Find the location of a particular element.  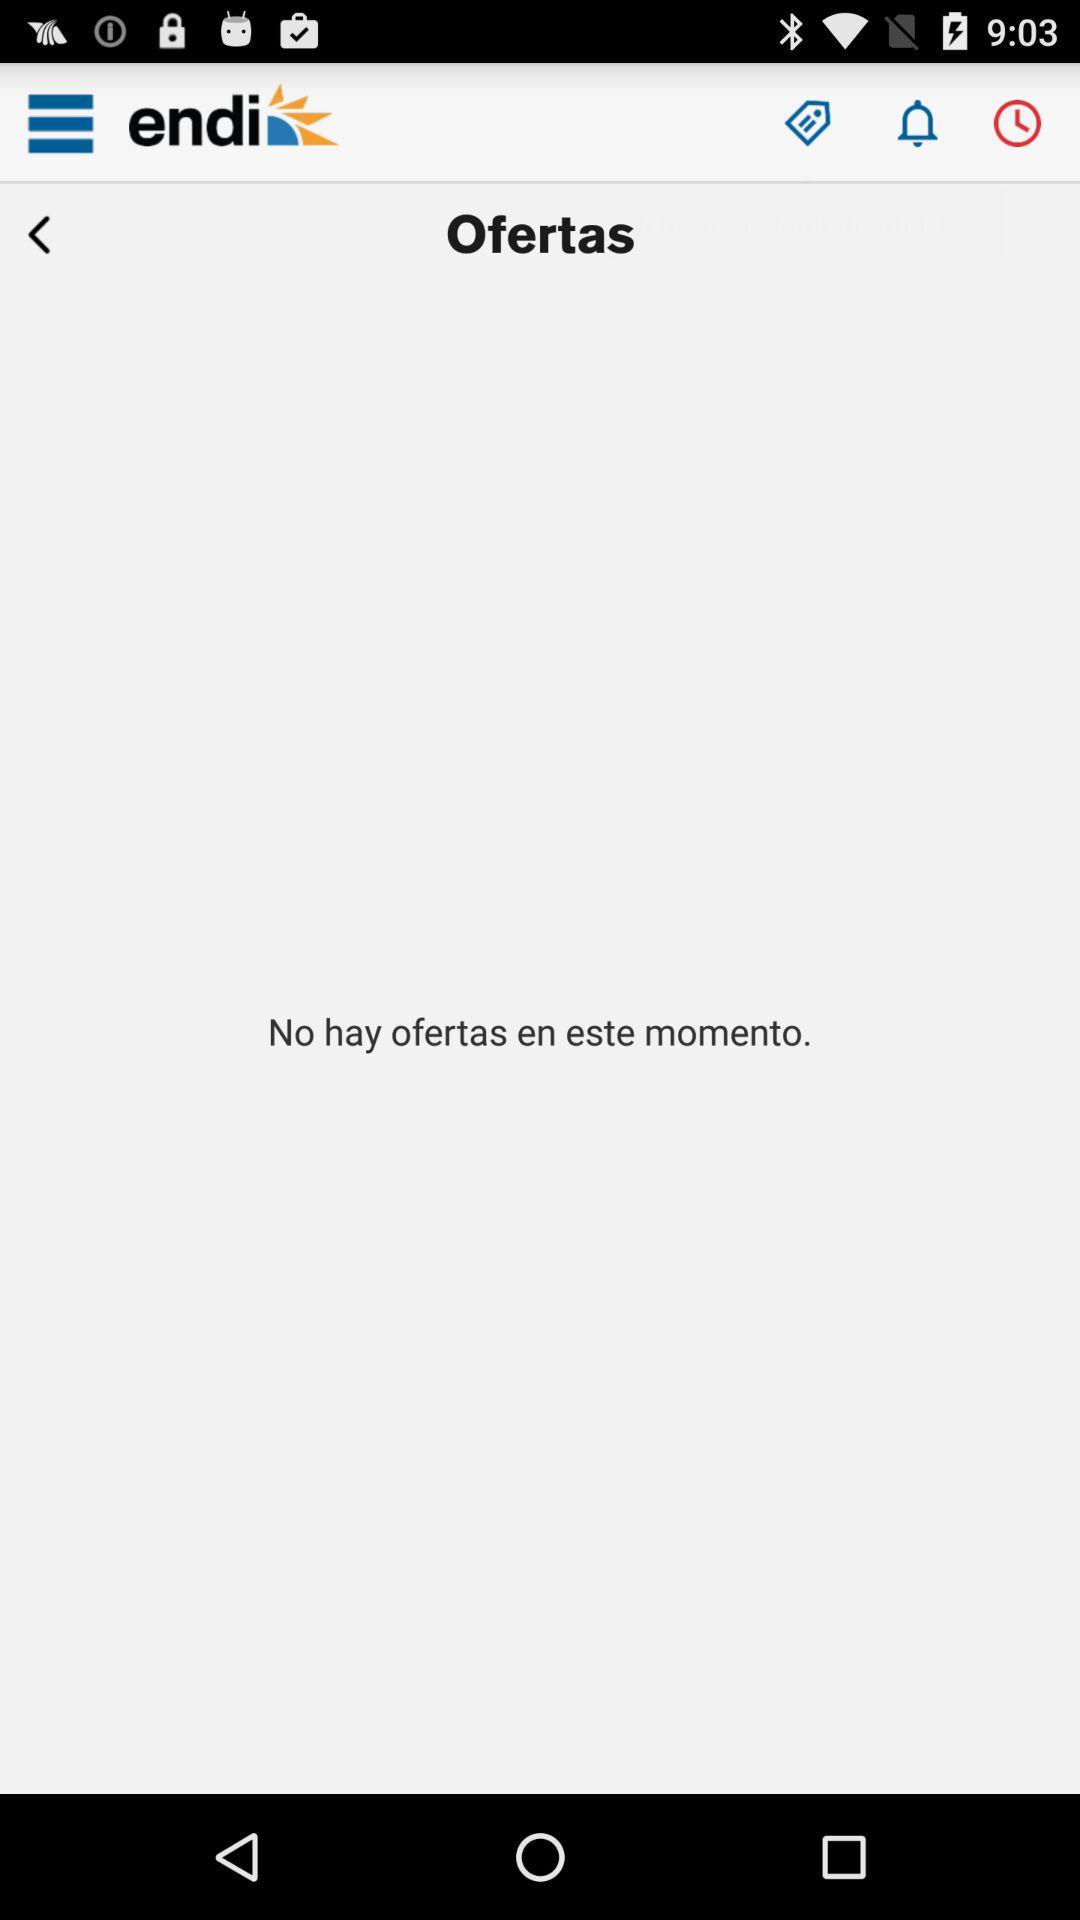

opens a dropdown menu of choices is located at coordinates (59, 122).